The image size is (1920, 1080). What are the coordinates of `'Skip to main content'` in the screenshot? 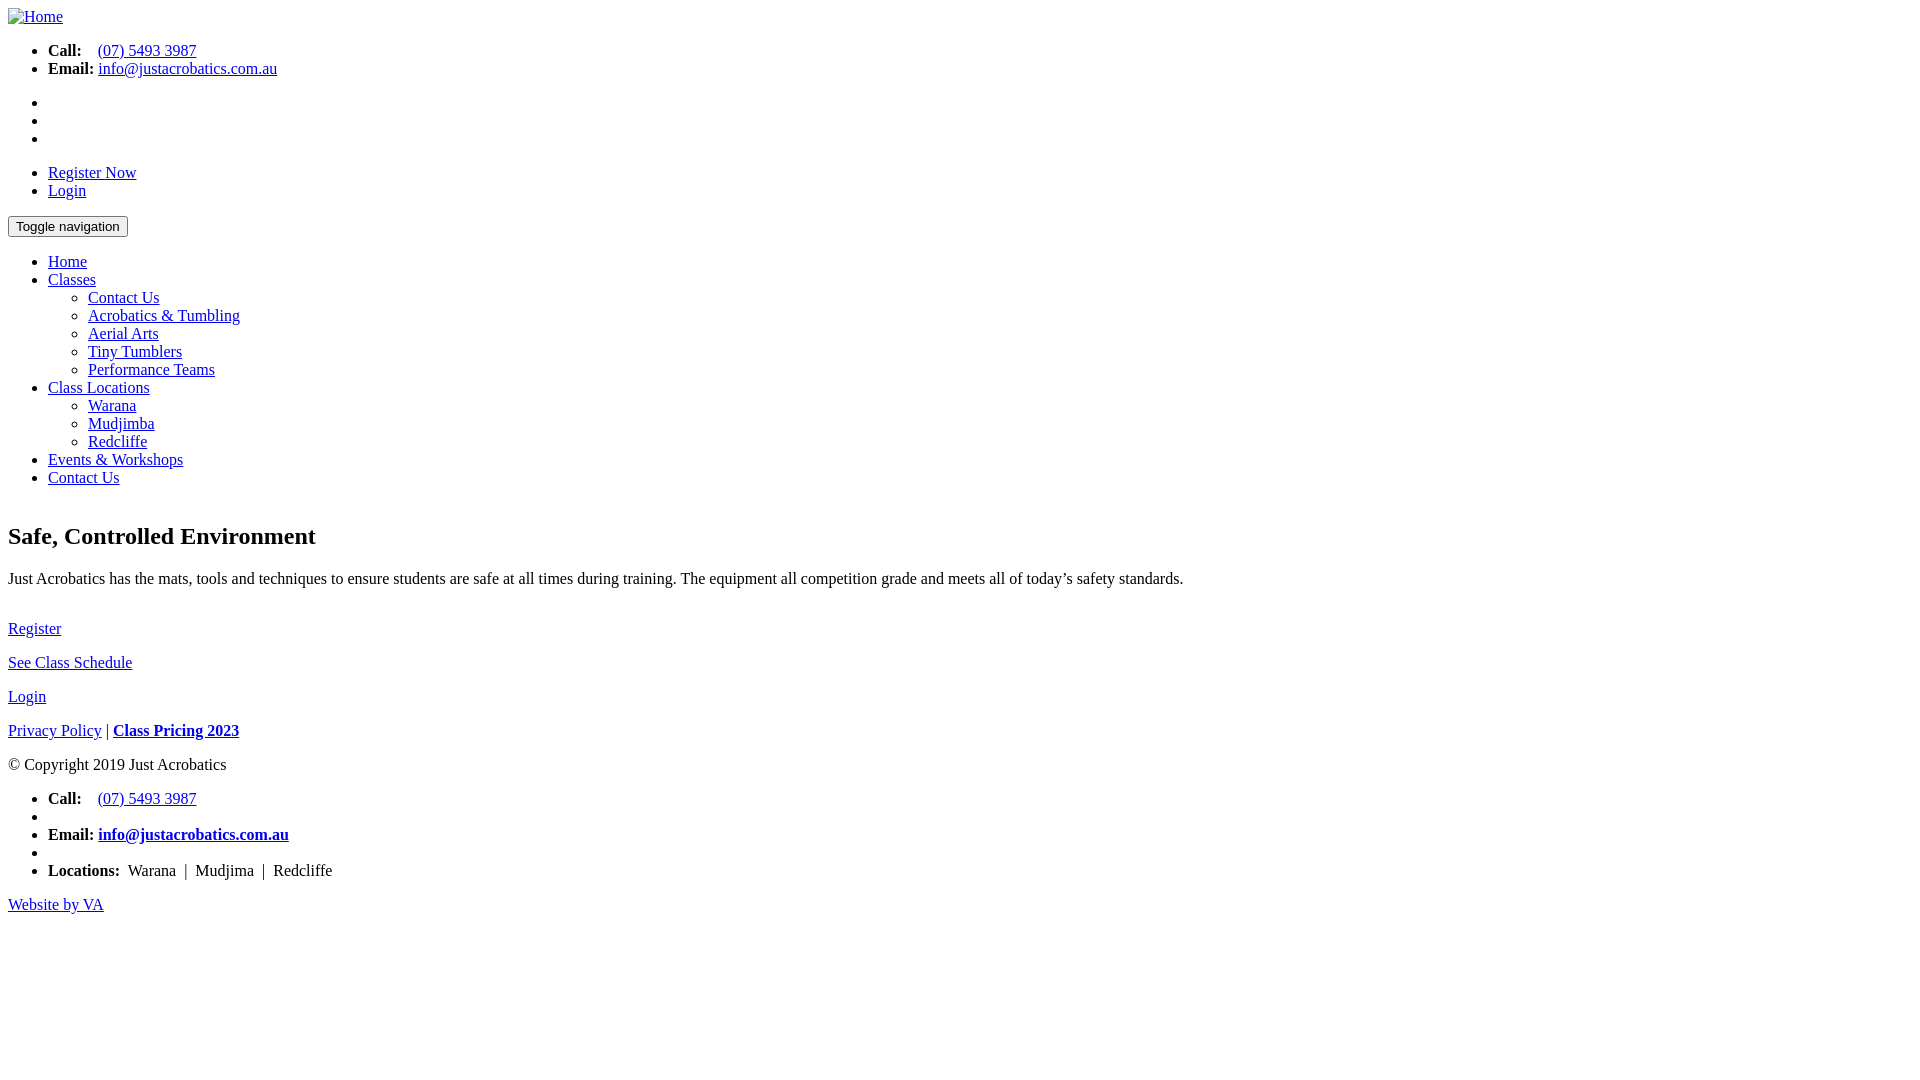 It's located at (74, 8).